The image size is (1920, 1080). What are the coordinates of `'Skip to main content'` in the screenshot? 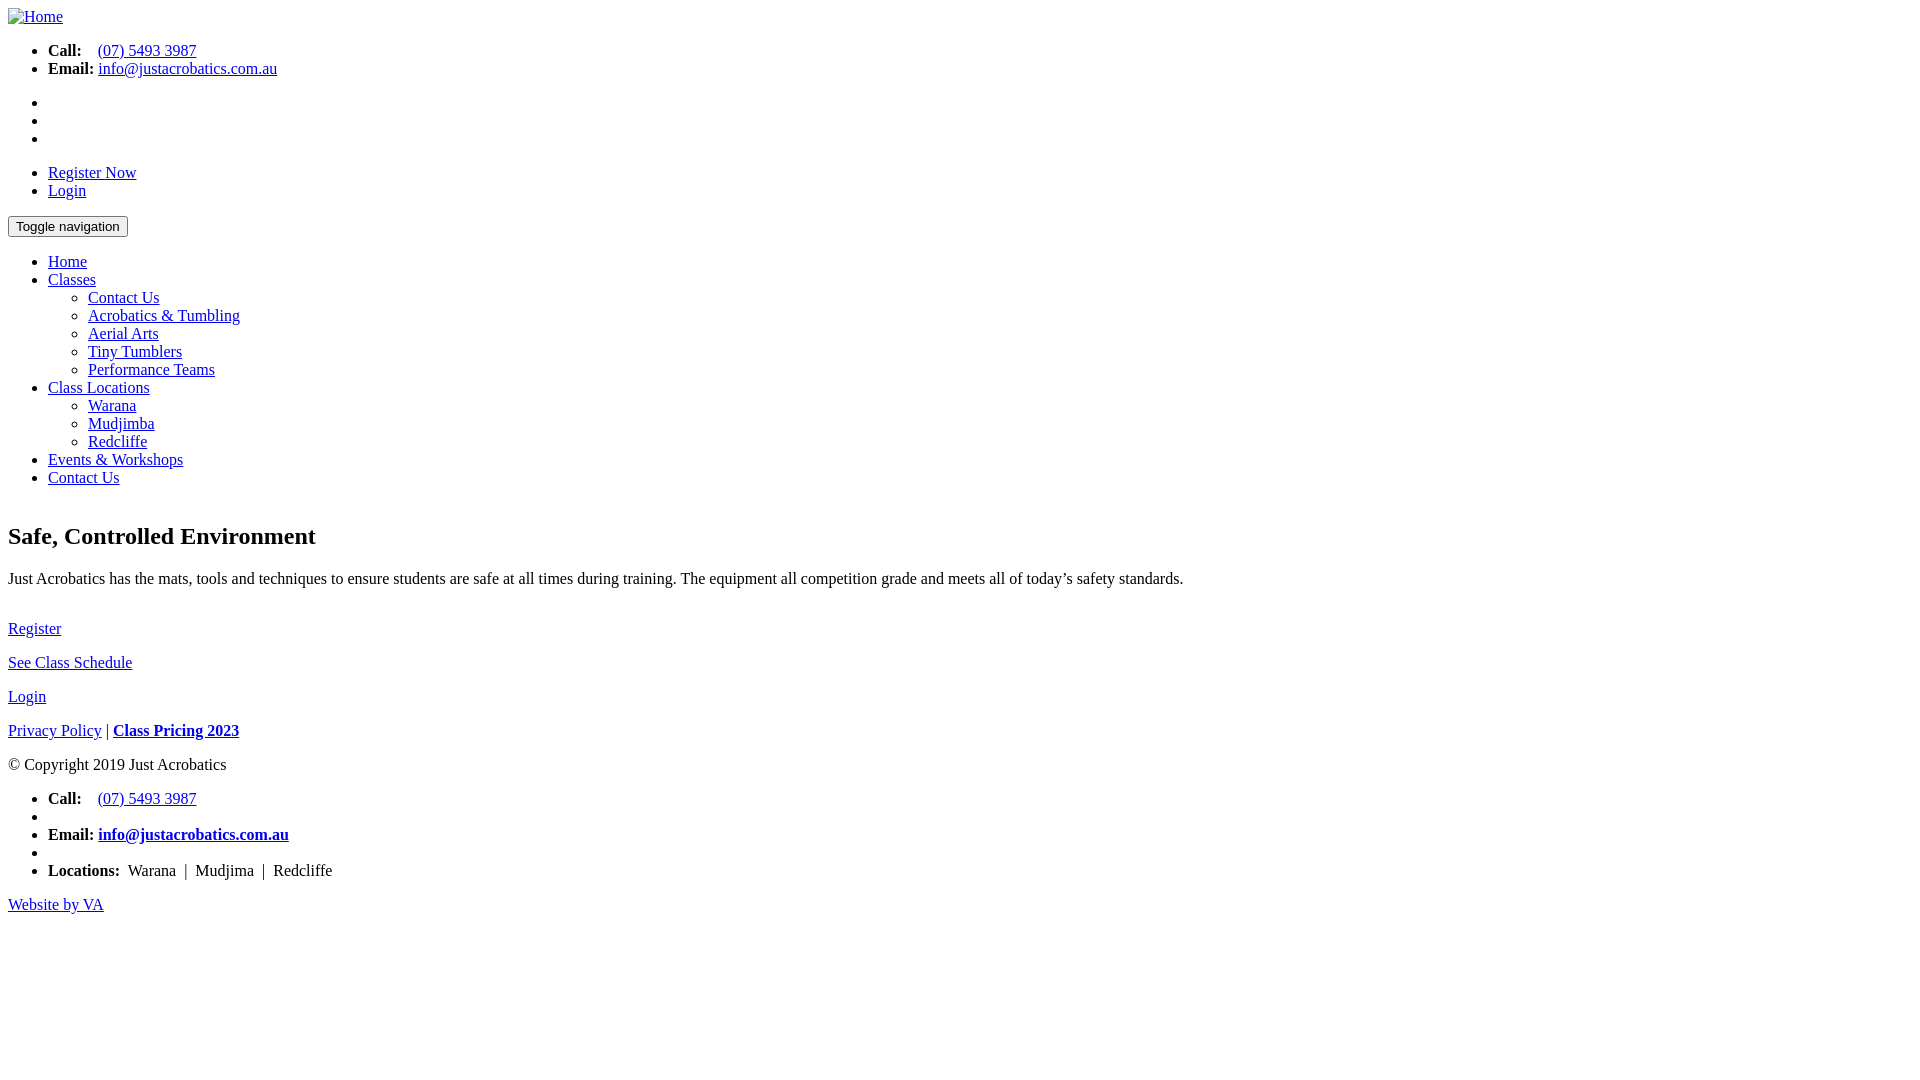 It's located at (74, 8).